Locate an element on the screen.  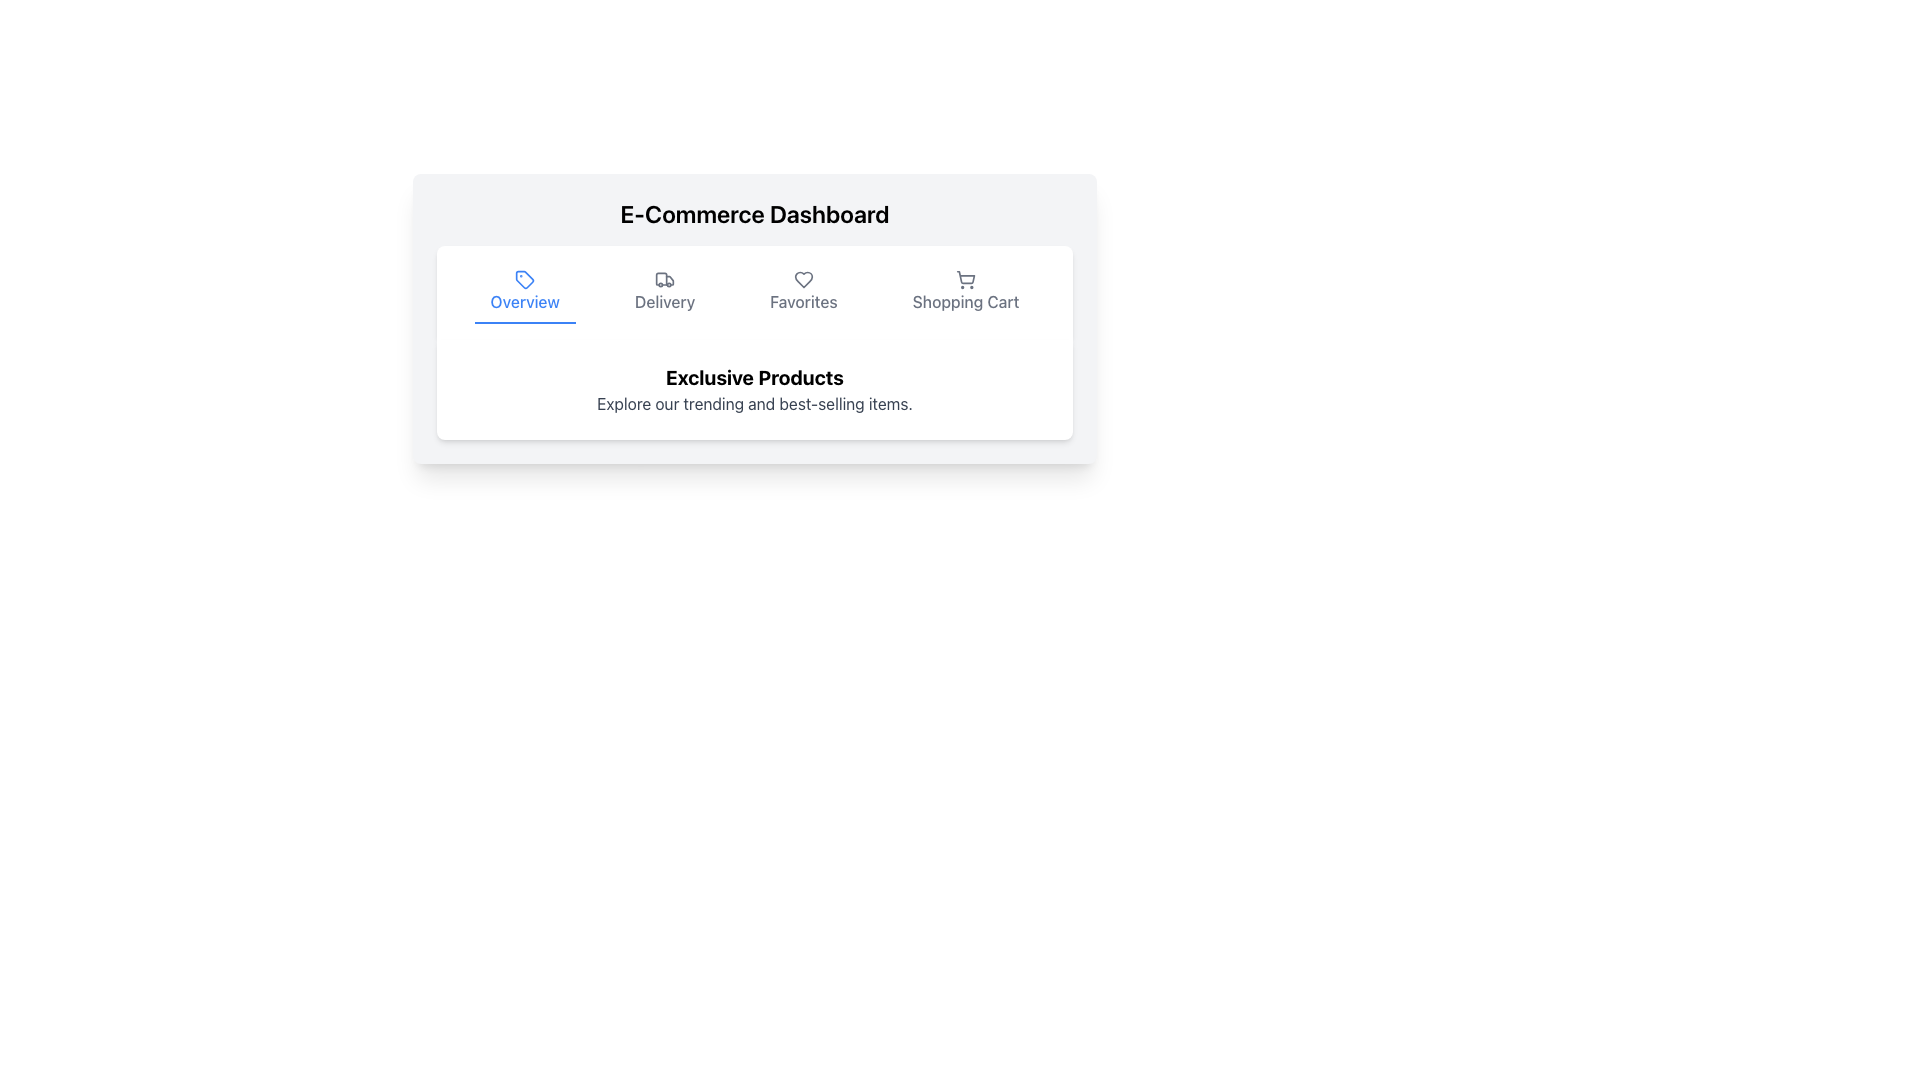
the 'Favorites' button, which is a vertically-aligned button with a heart icon and the label 'Favorites', located in the center of the navigation bar is located at coordinates (803, 293).